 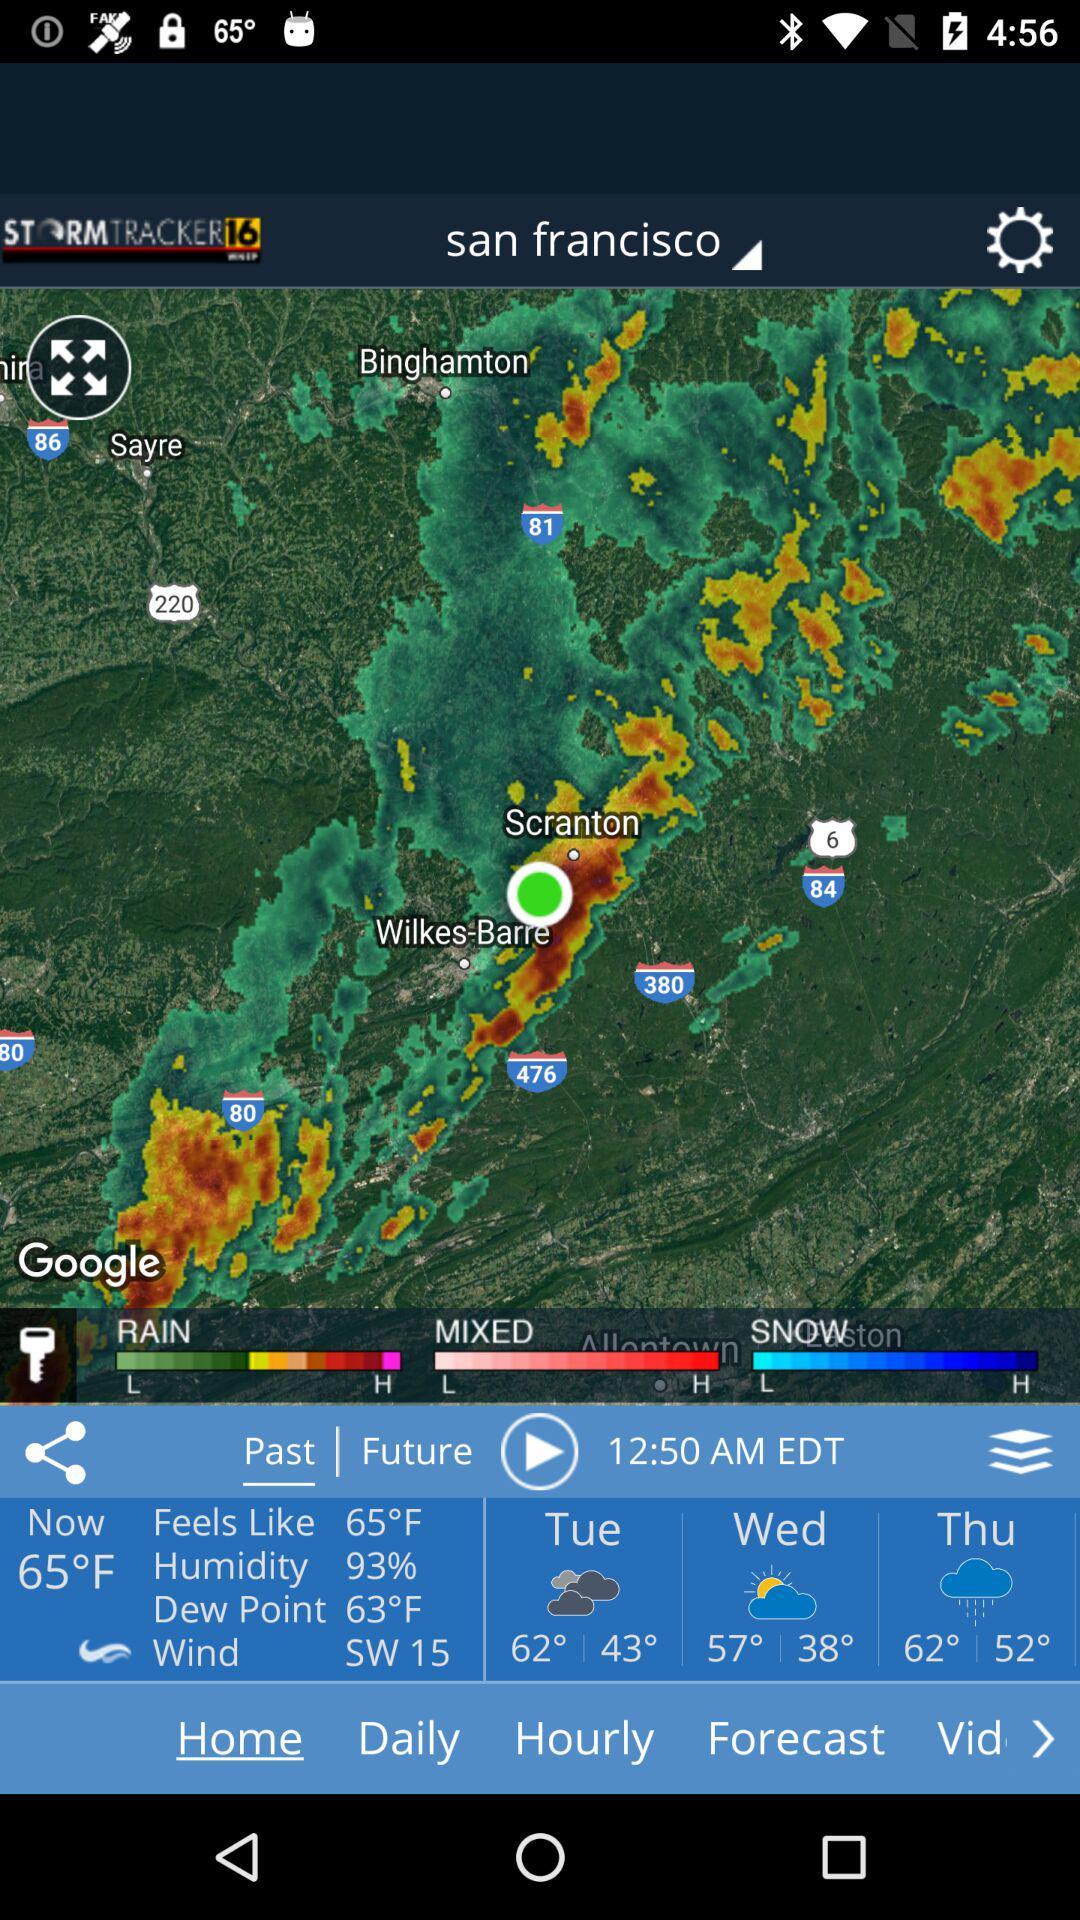 I want to click on move forward, so click(x=1042, y=1737).